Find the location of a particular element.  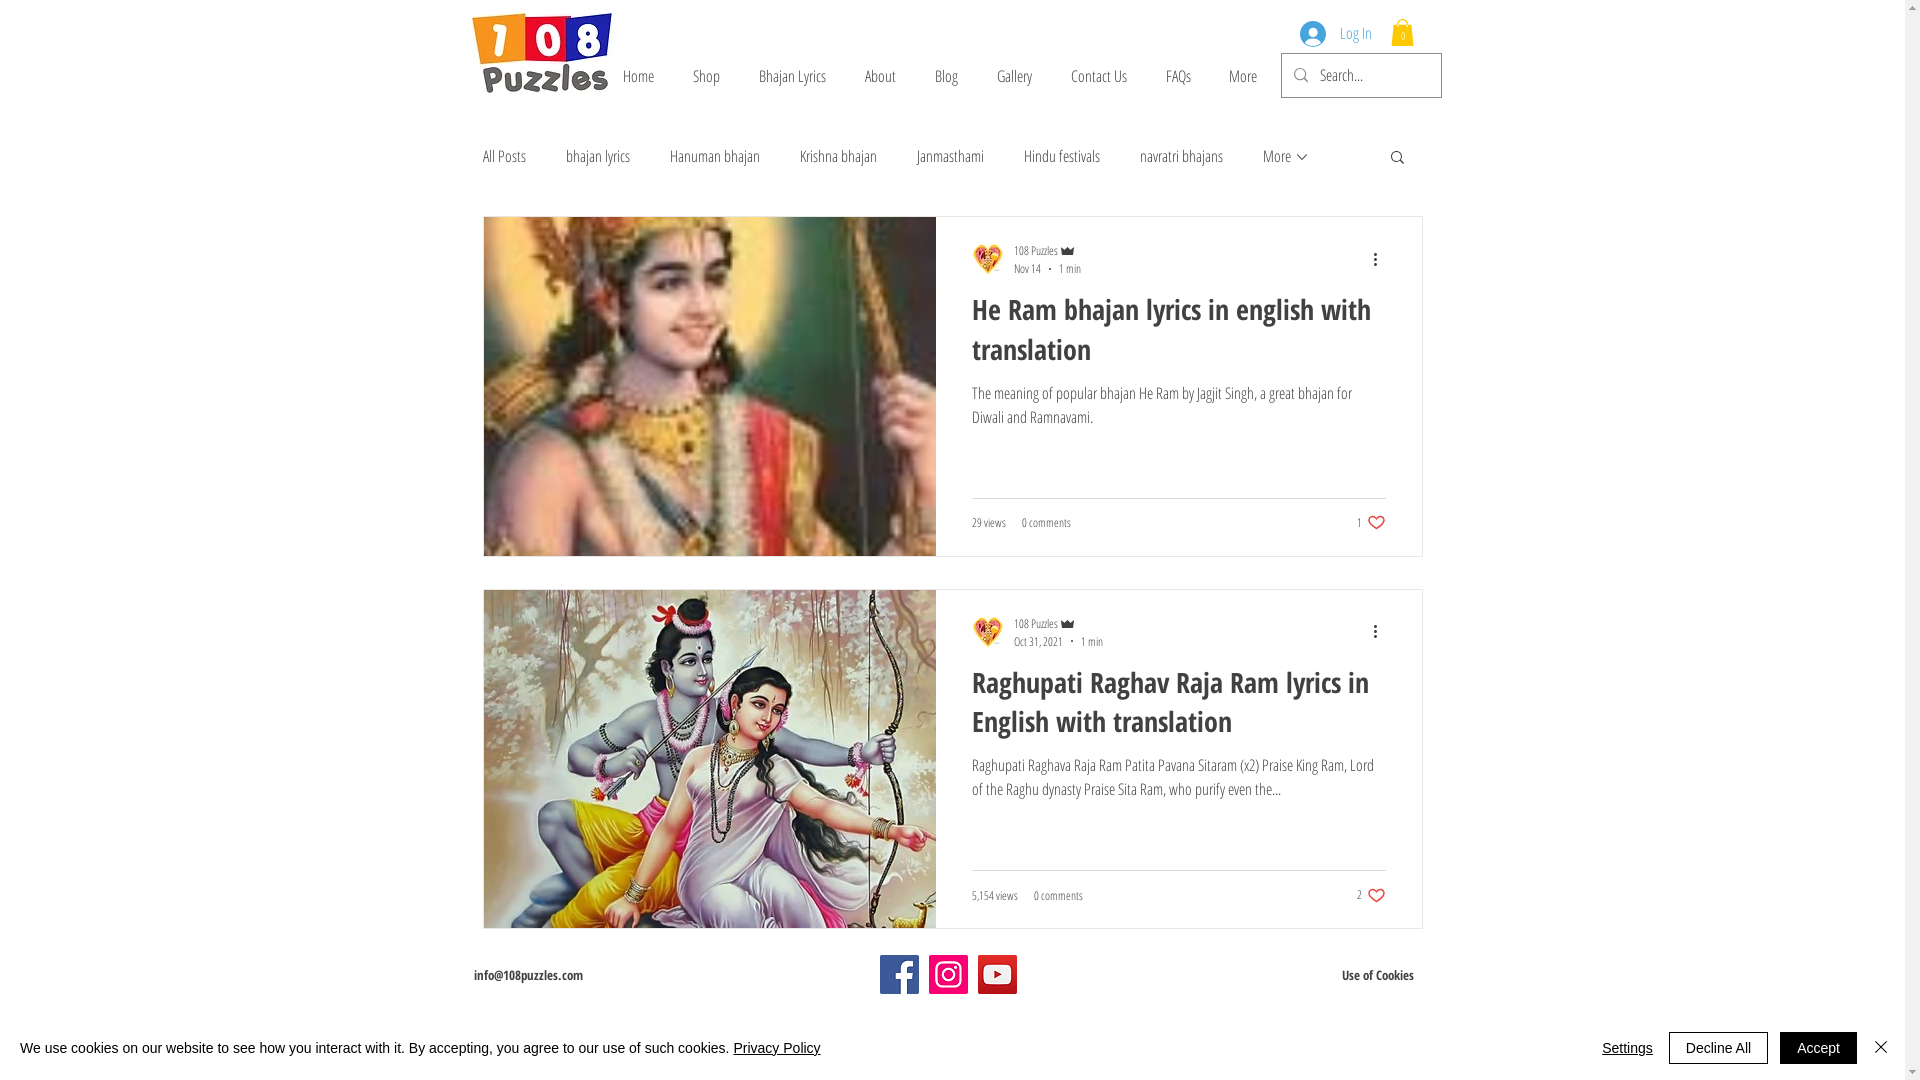

'0 comments' is located at coordinates (1057, 894).